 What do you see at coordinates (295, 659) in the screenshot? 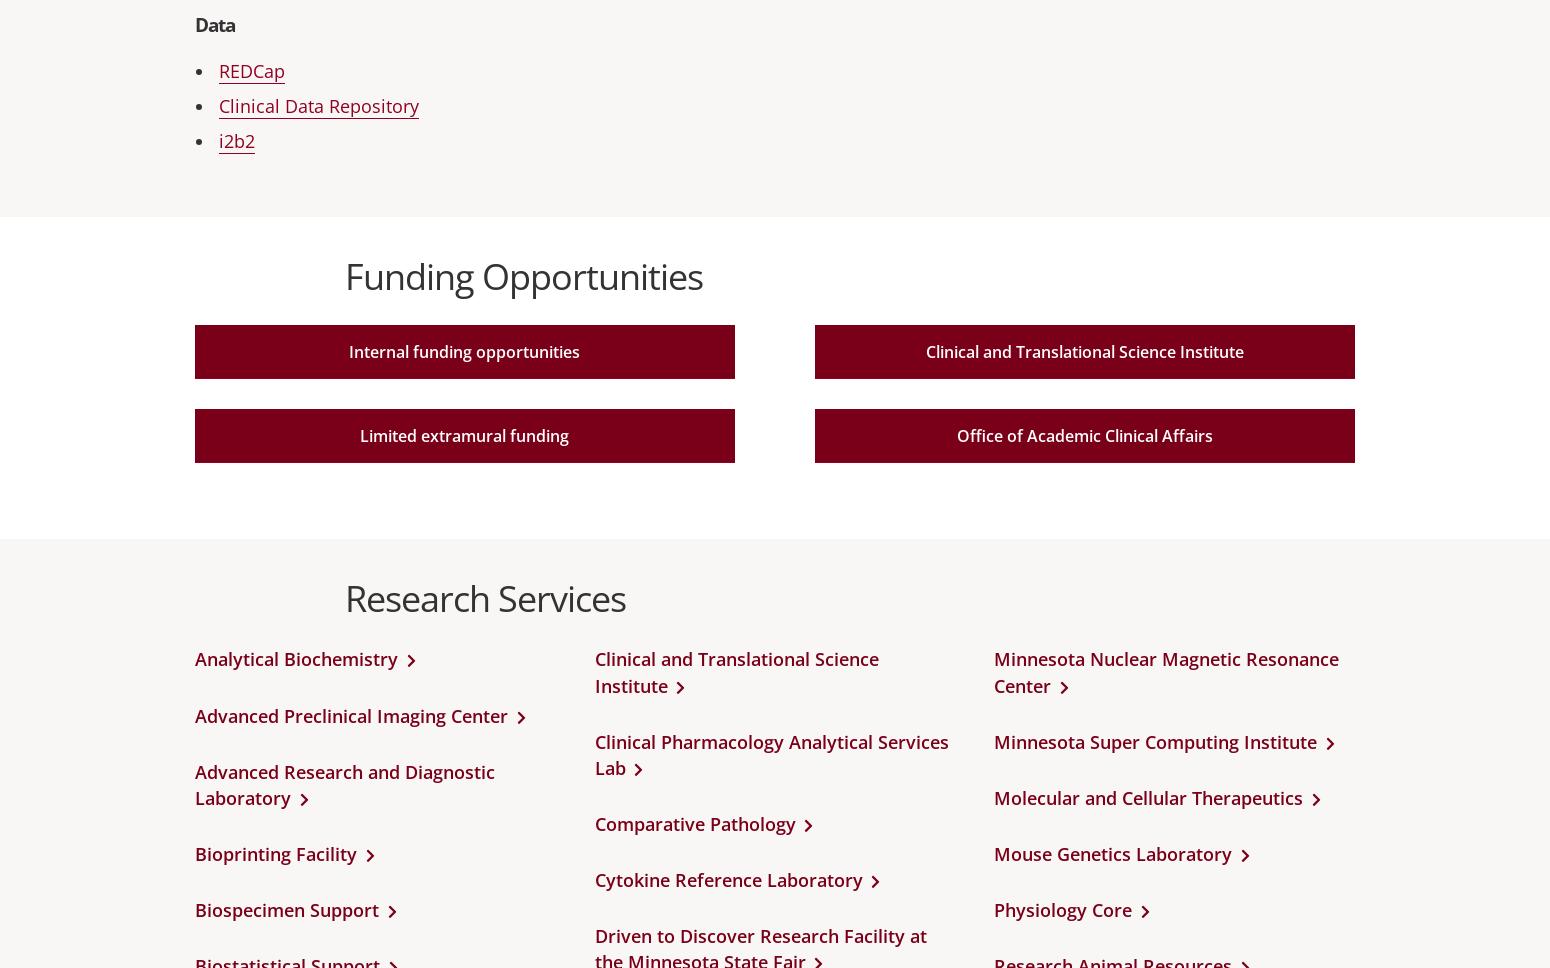
I see `'Analytical Biochemistry'` at bounding box center [295, 659].